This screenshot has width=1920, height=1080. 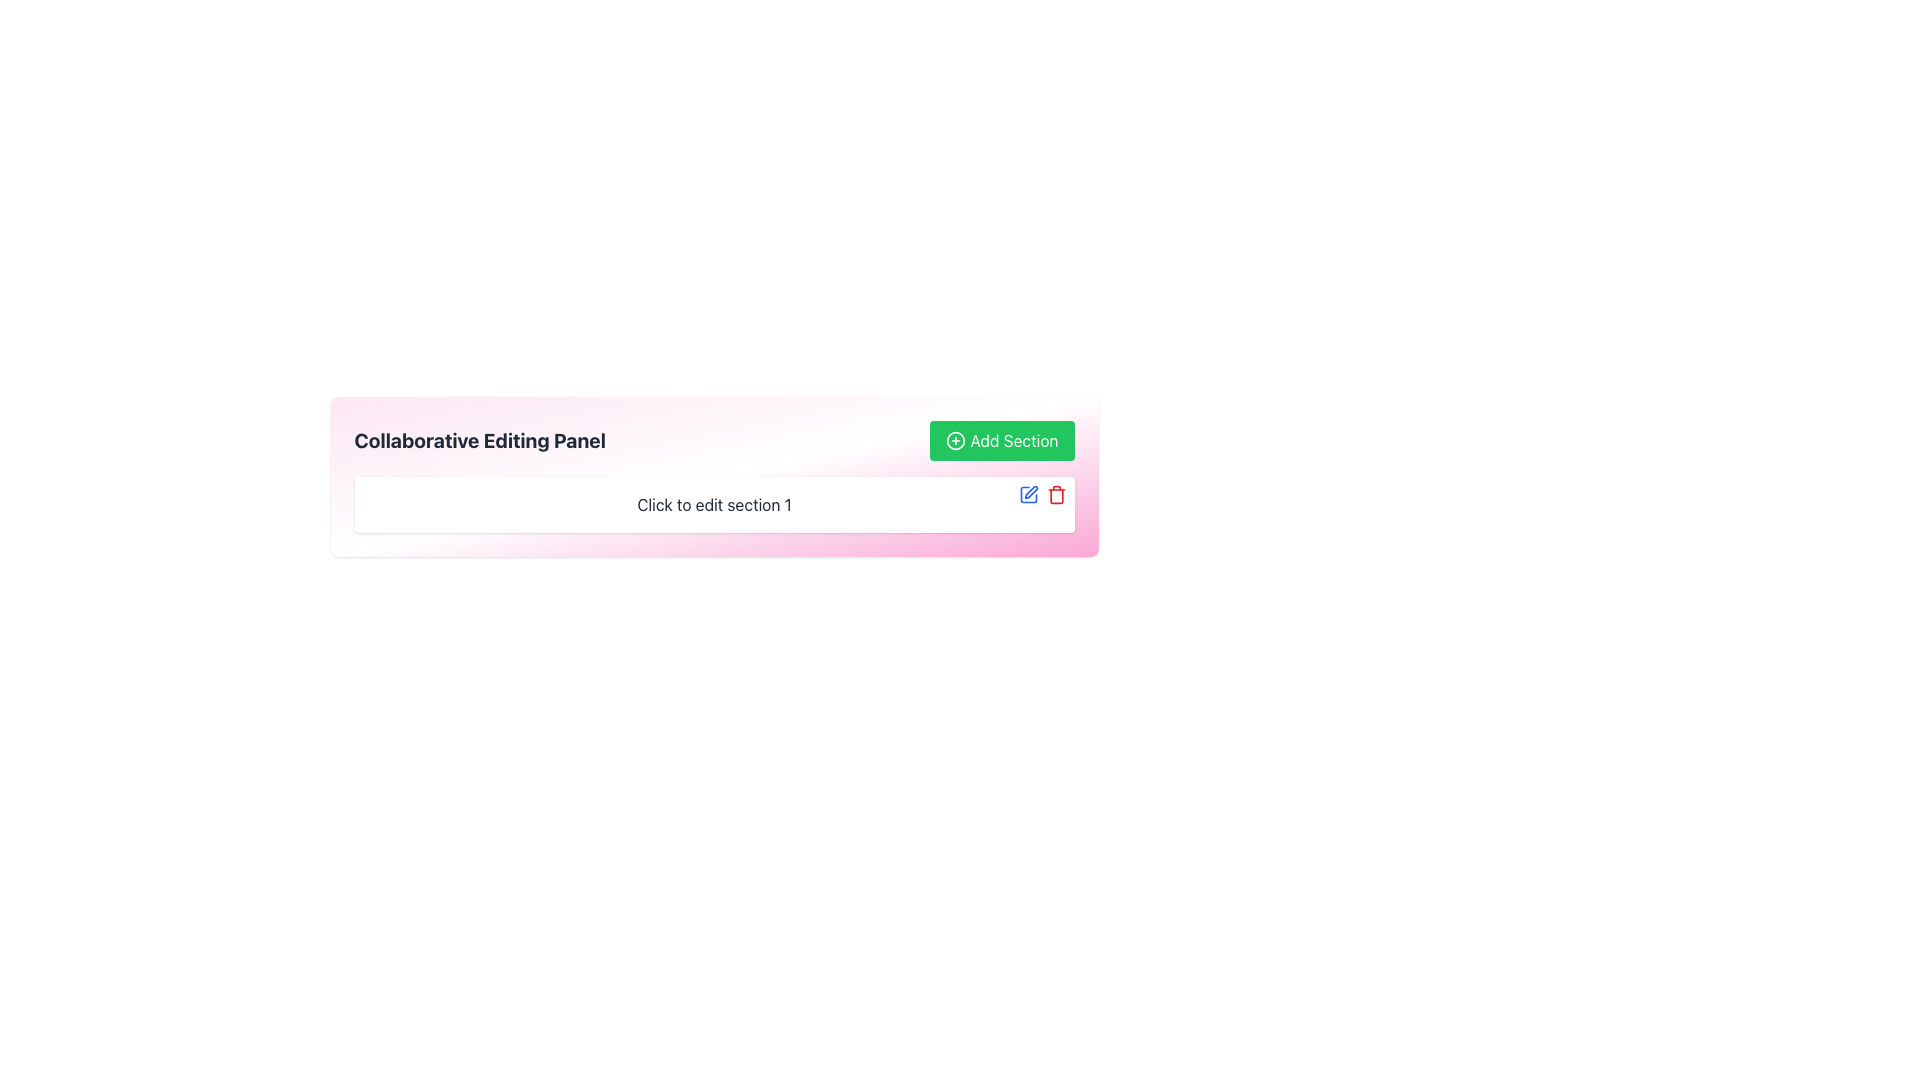 I want to click on the interactive text field located under the 'Collaborative Editing Panel' title, so click(x=714, y=504).